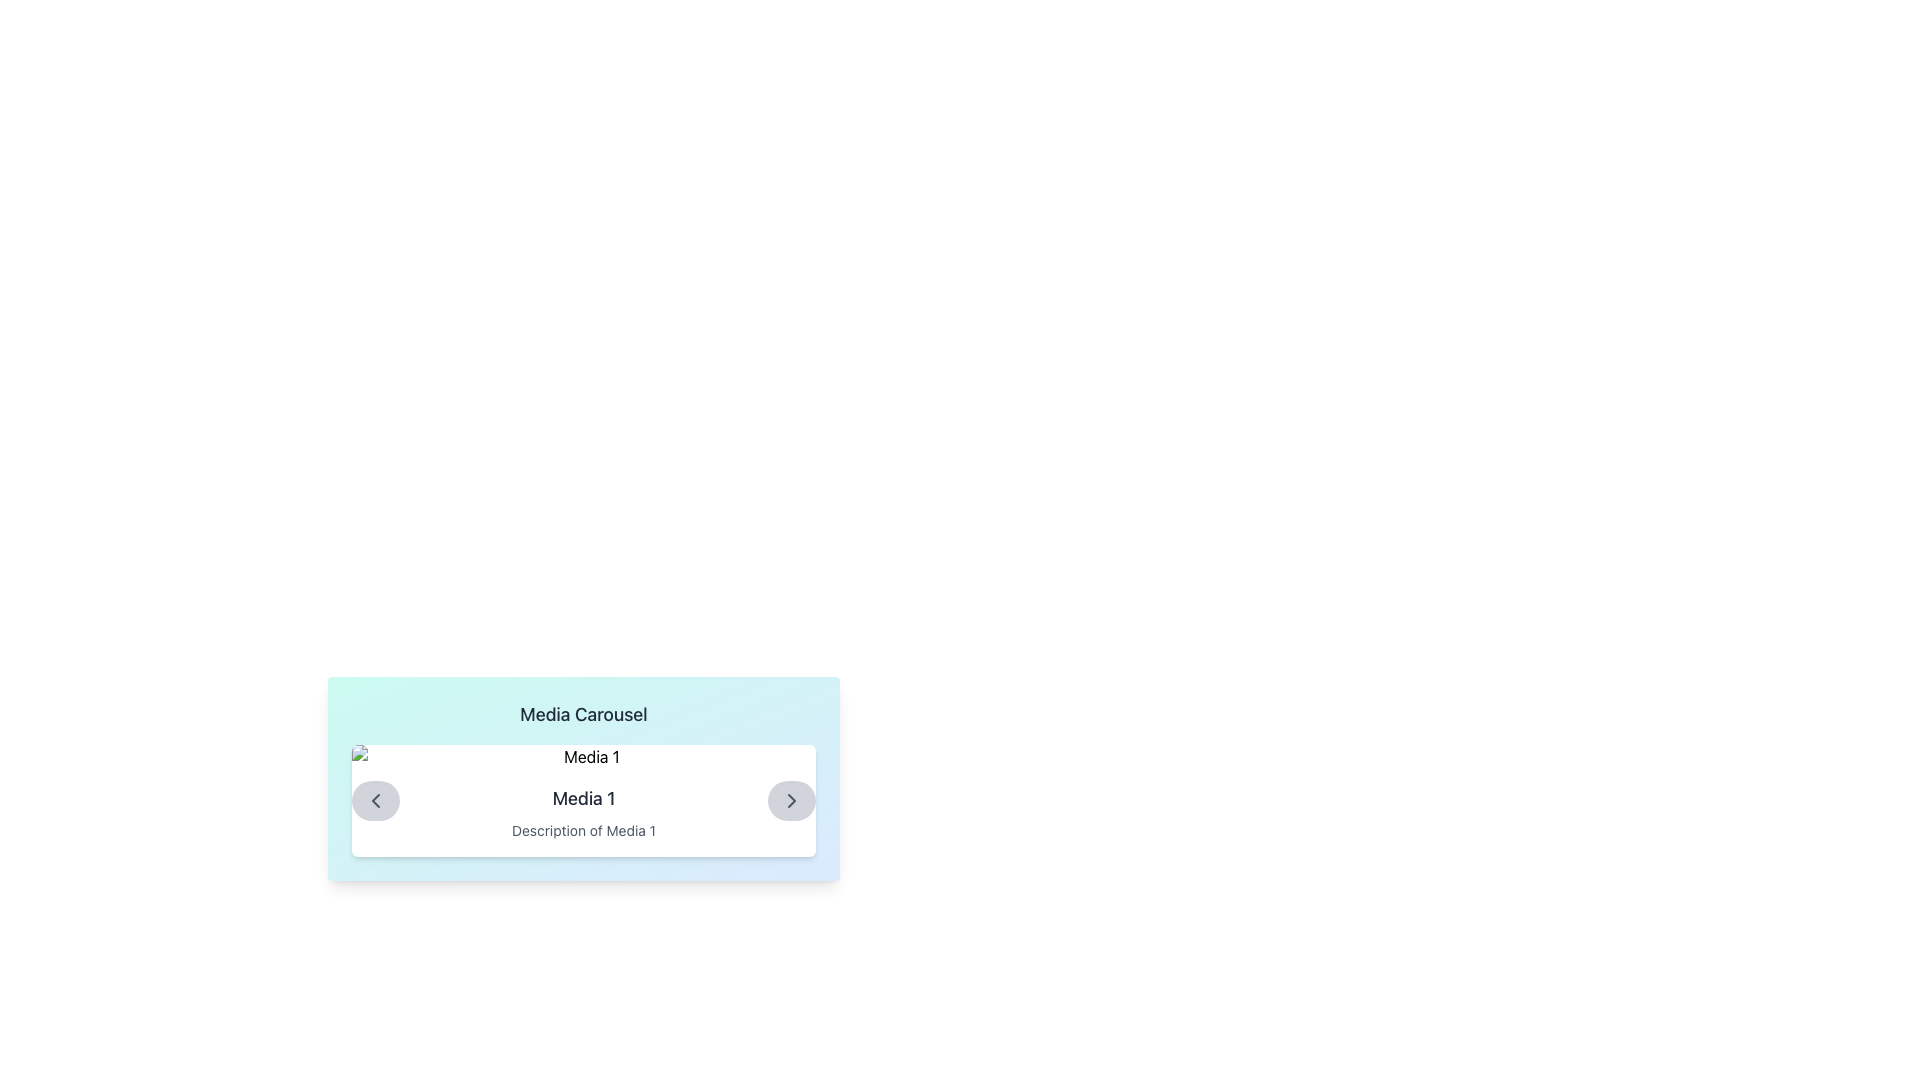 The image size is (1920, 1080). What do you see at coordinates (583, 813) in the screenshot?
I see `the text block containing the title 'Media 1' and the description 'Description of Media 1' located centrally in the media carousel` at bounding box center [583, 813].